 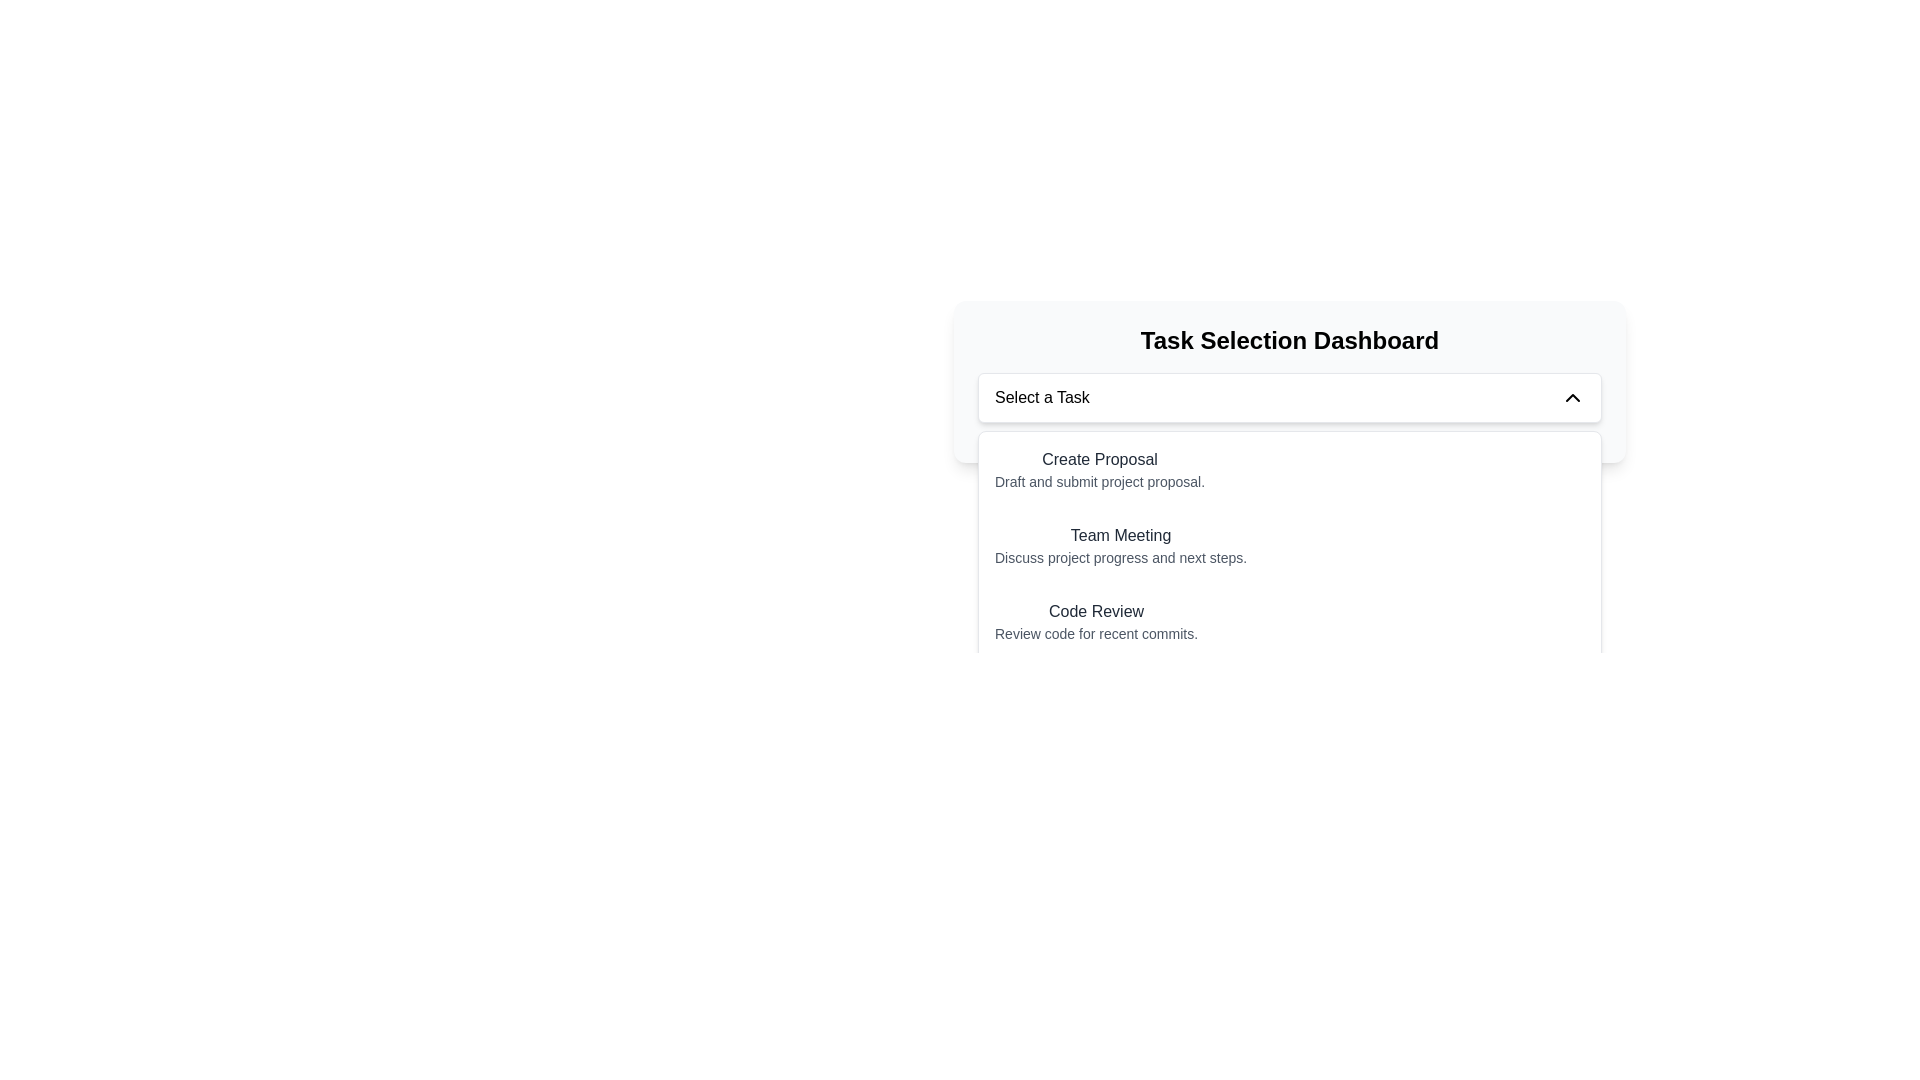 I want to click on the 'Team Meeting' option in the dropdown menu under 'Task Selection Dashboard', so click(x=1290, y=546).